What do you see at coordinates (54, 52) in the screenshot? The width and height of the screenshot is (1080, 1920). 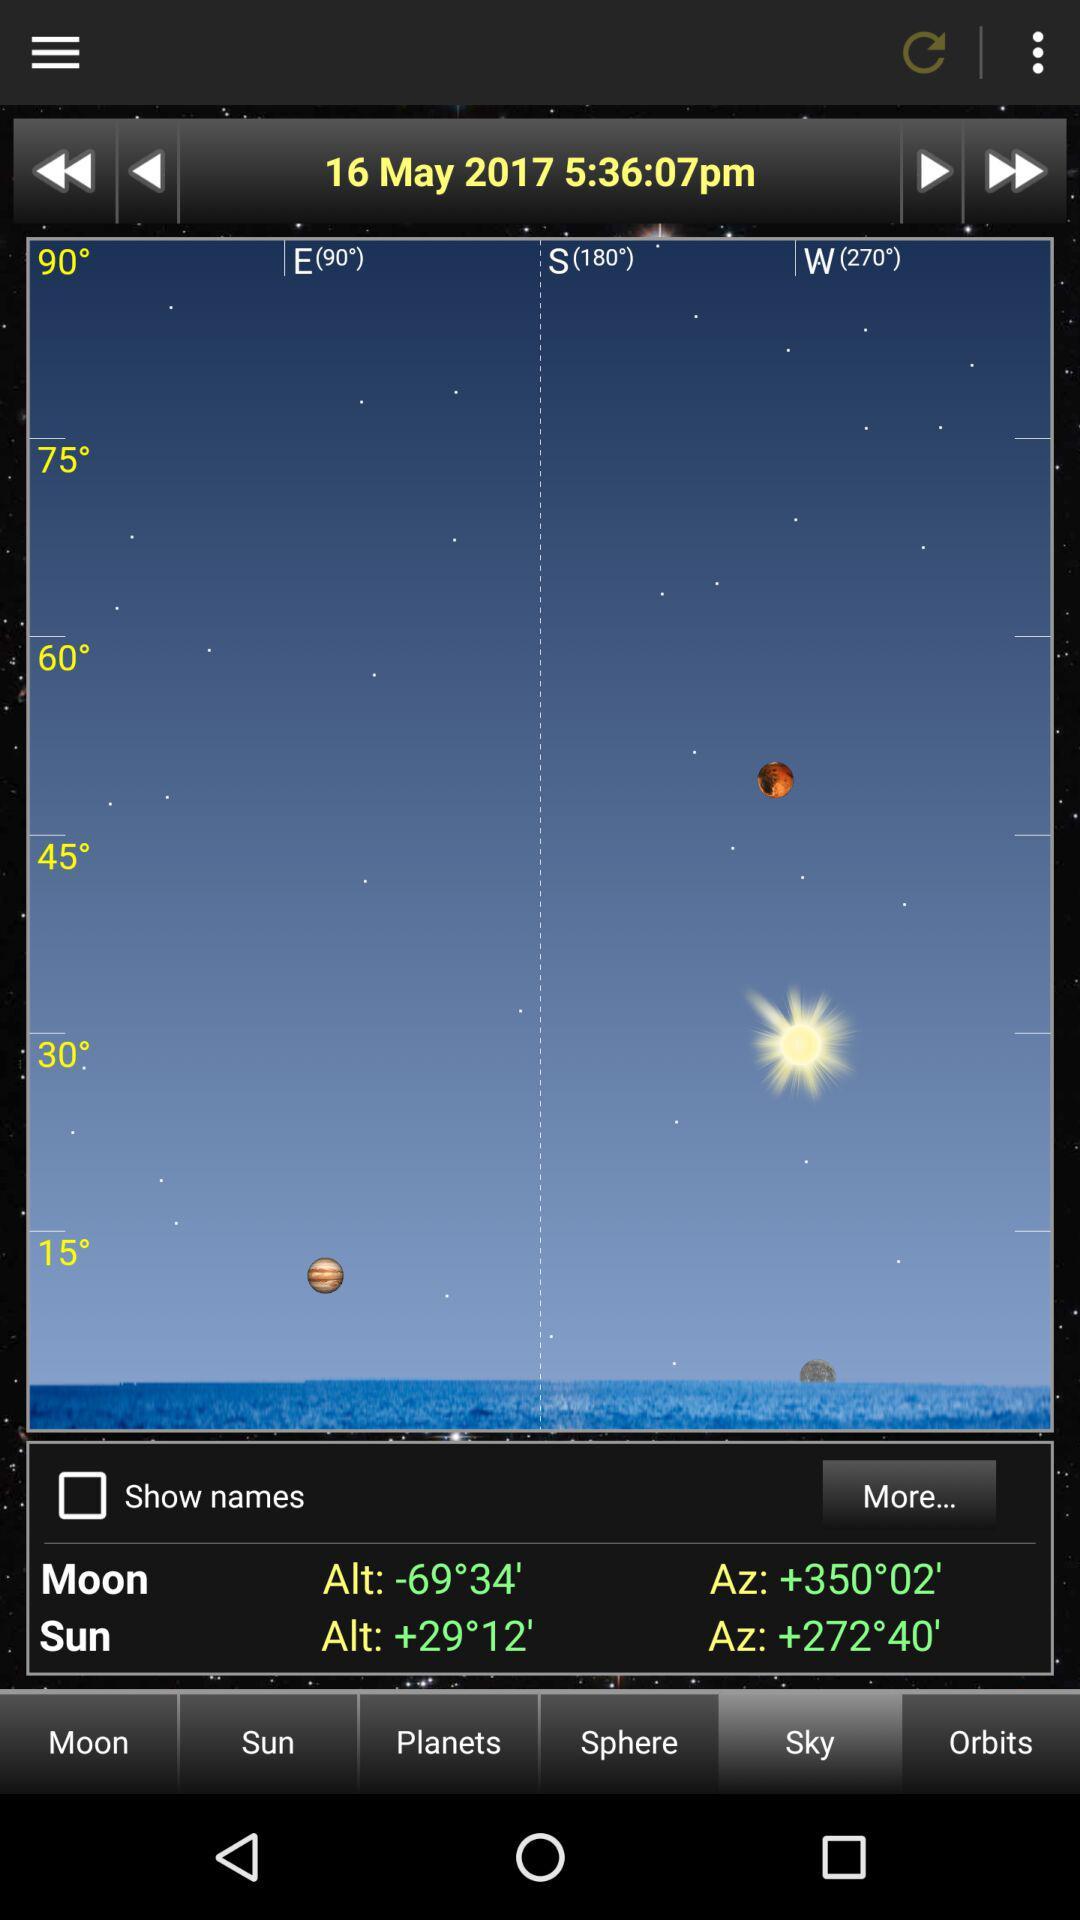 I see `menu bar` at bounding box center [54, 52].